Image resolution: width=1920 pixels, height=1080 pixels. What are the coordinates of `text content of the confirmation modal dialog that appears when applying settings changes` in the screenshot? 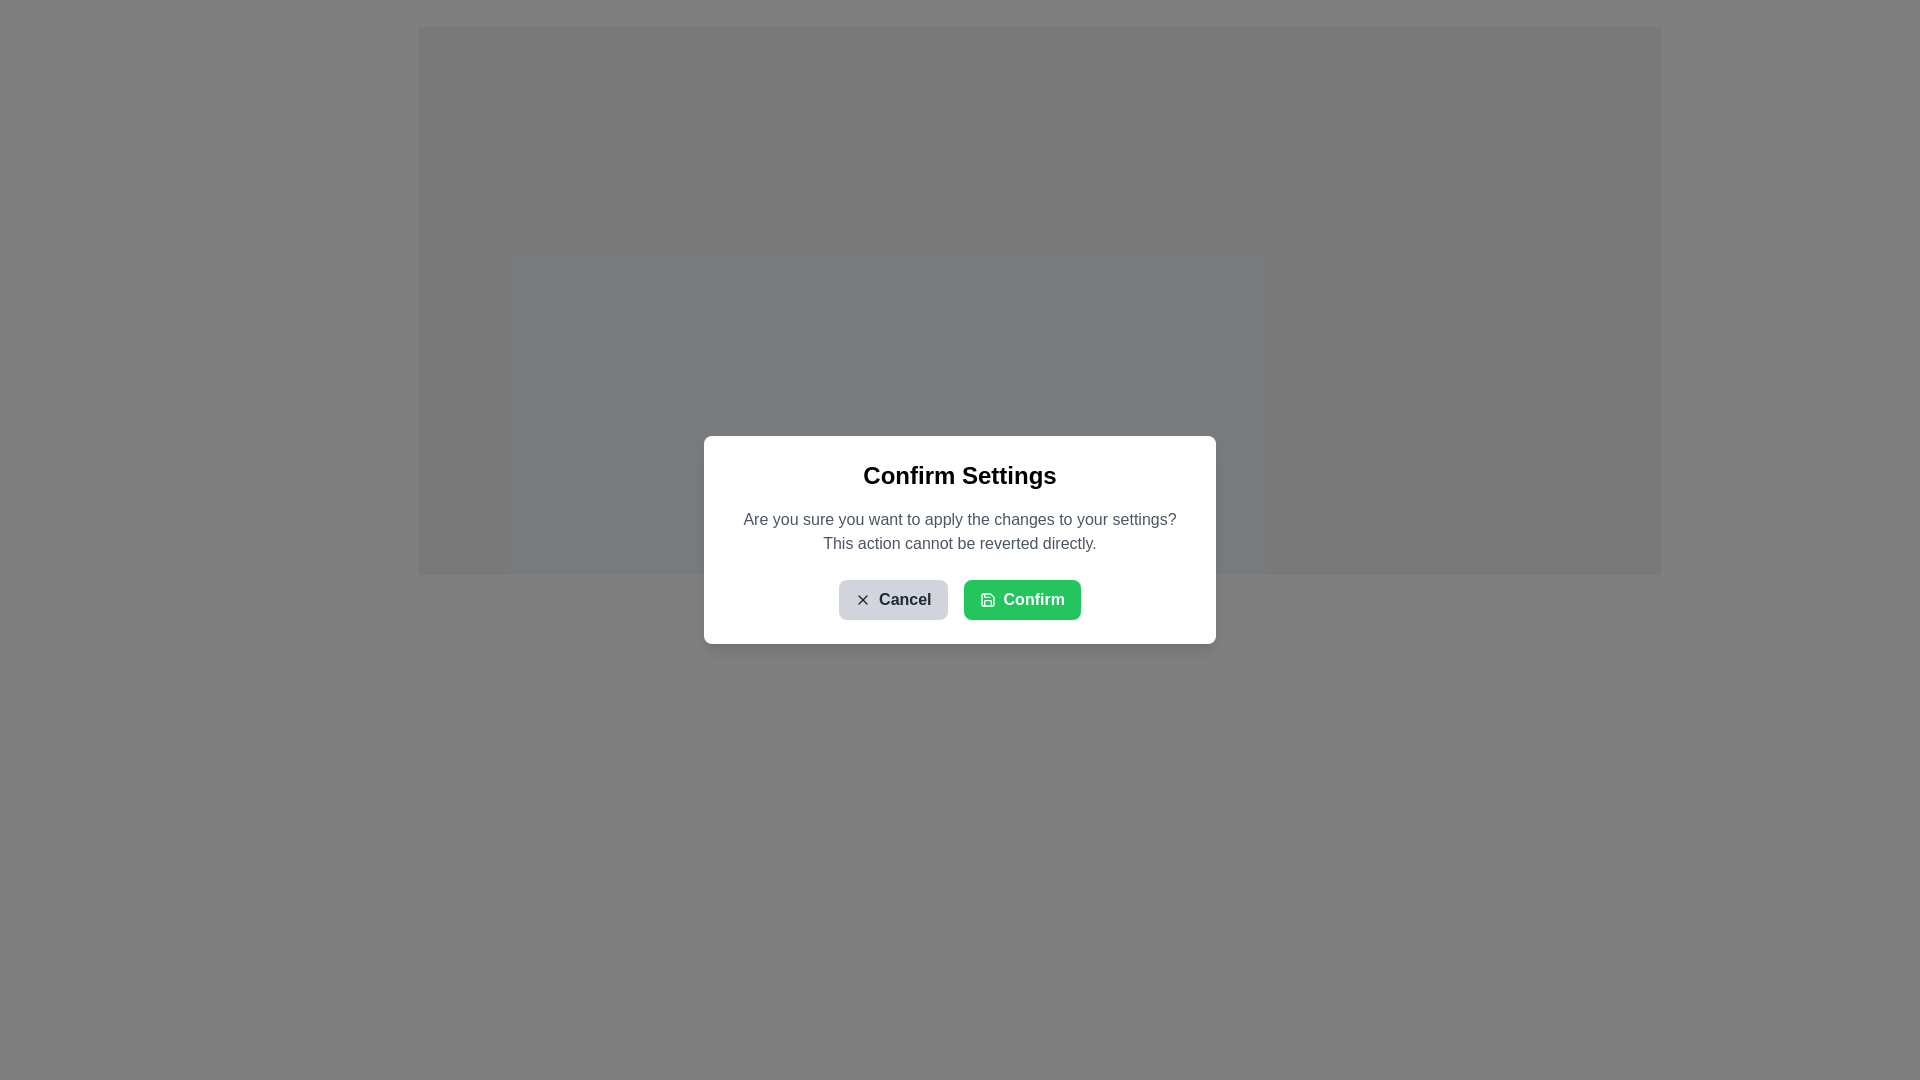 It's located at (960, 540).